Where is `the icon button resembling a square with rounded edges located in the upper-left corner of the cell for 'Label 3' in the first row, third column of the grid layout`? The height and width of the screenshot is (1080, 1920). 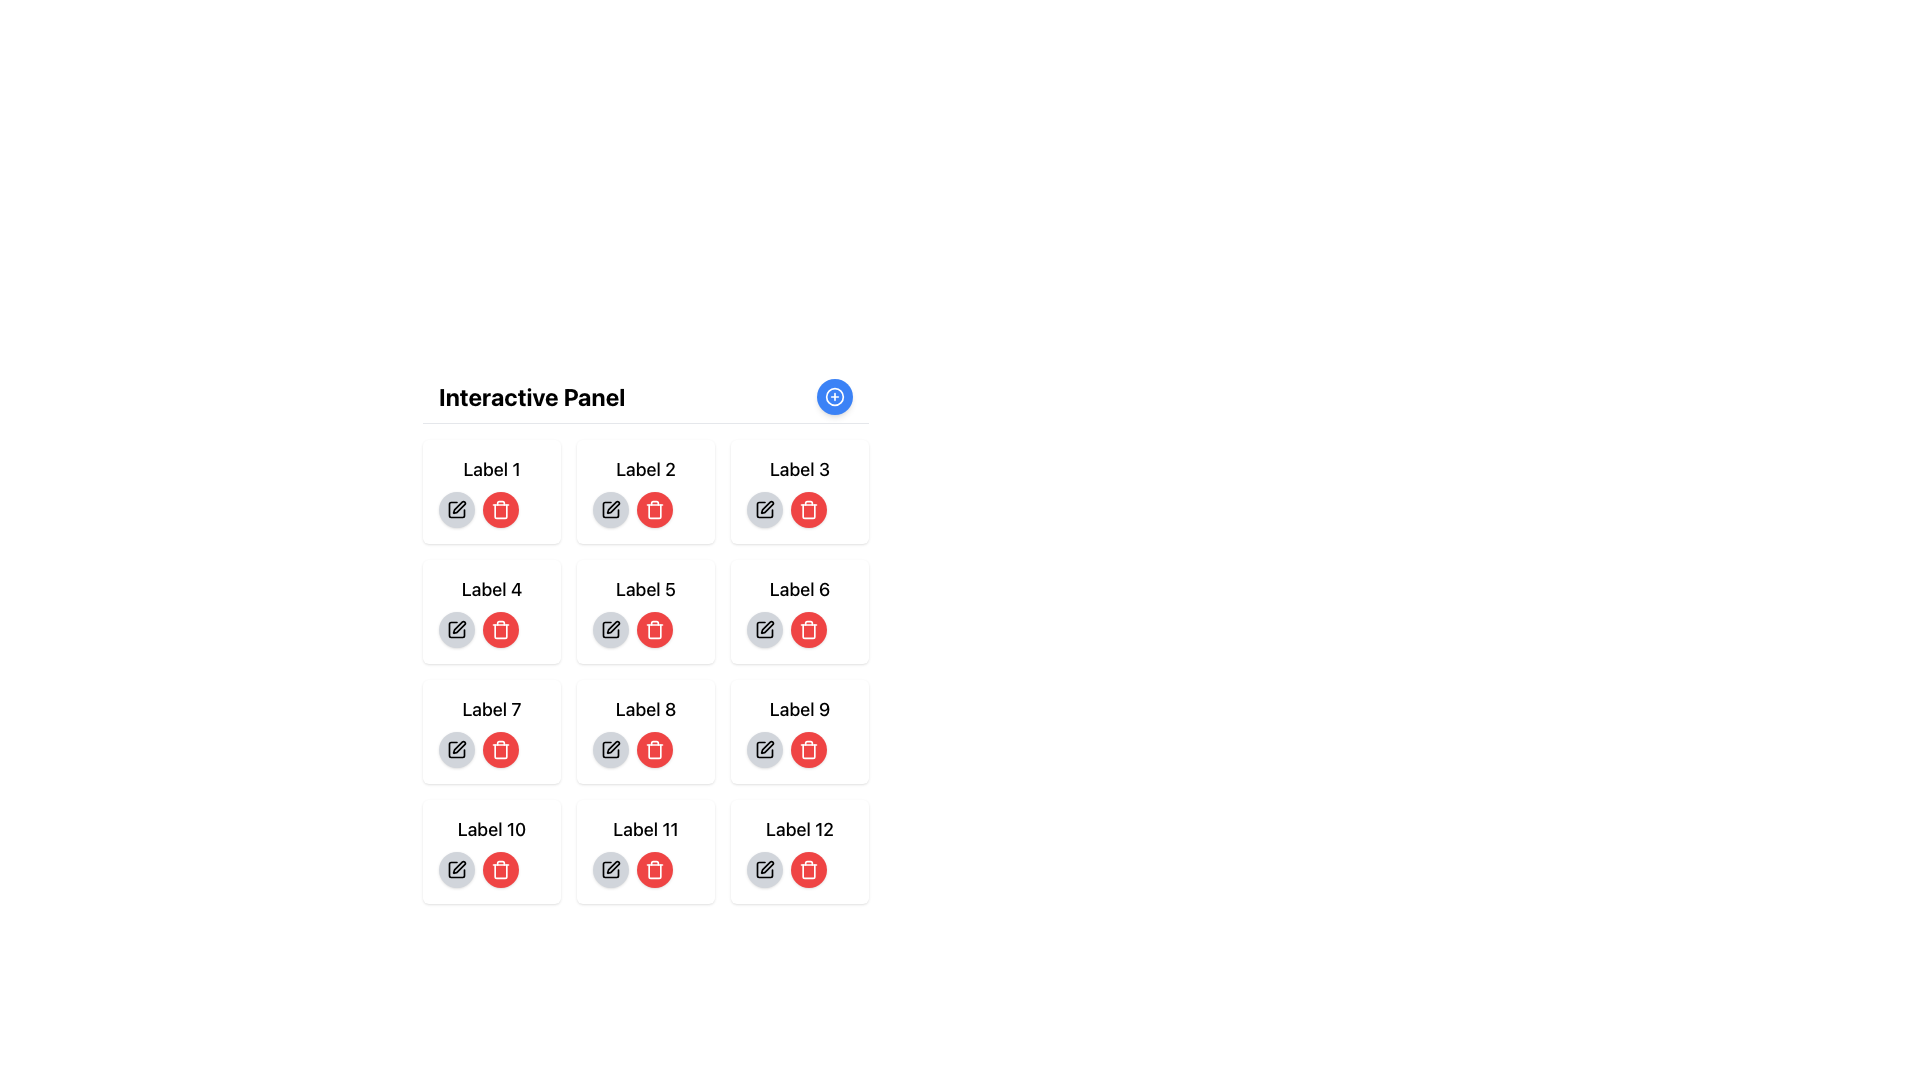
the icon button resembling a square with rounded edges located in the upper-left corner of the cell for 'Label 3' in the first row, third column of the grid layout is located at coordinates (763, 508).